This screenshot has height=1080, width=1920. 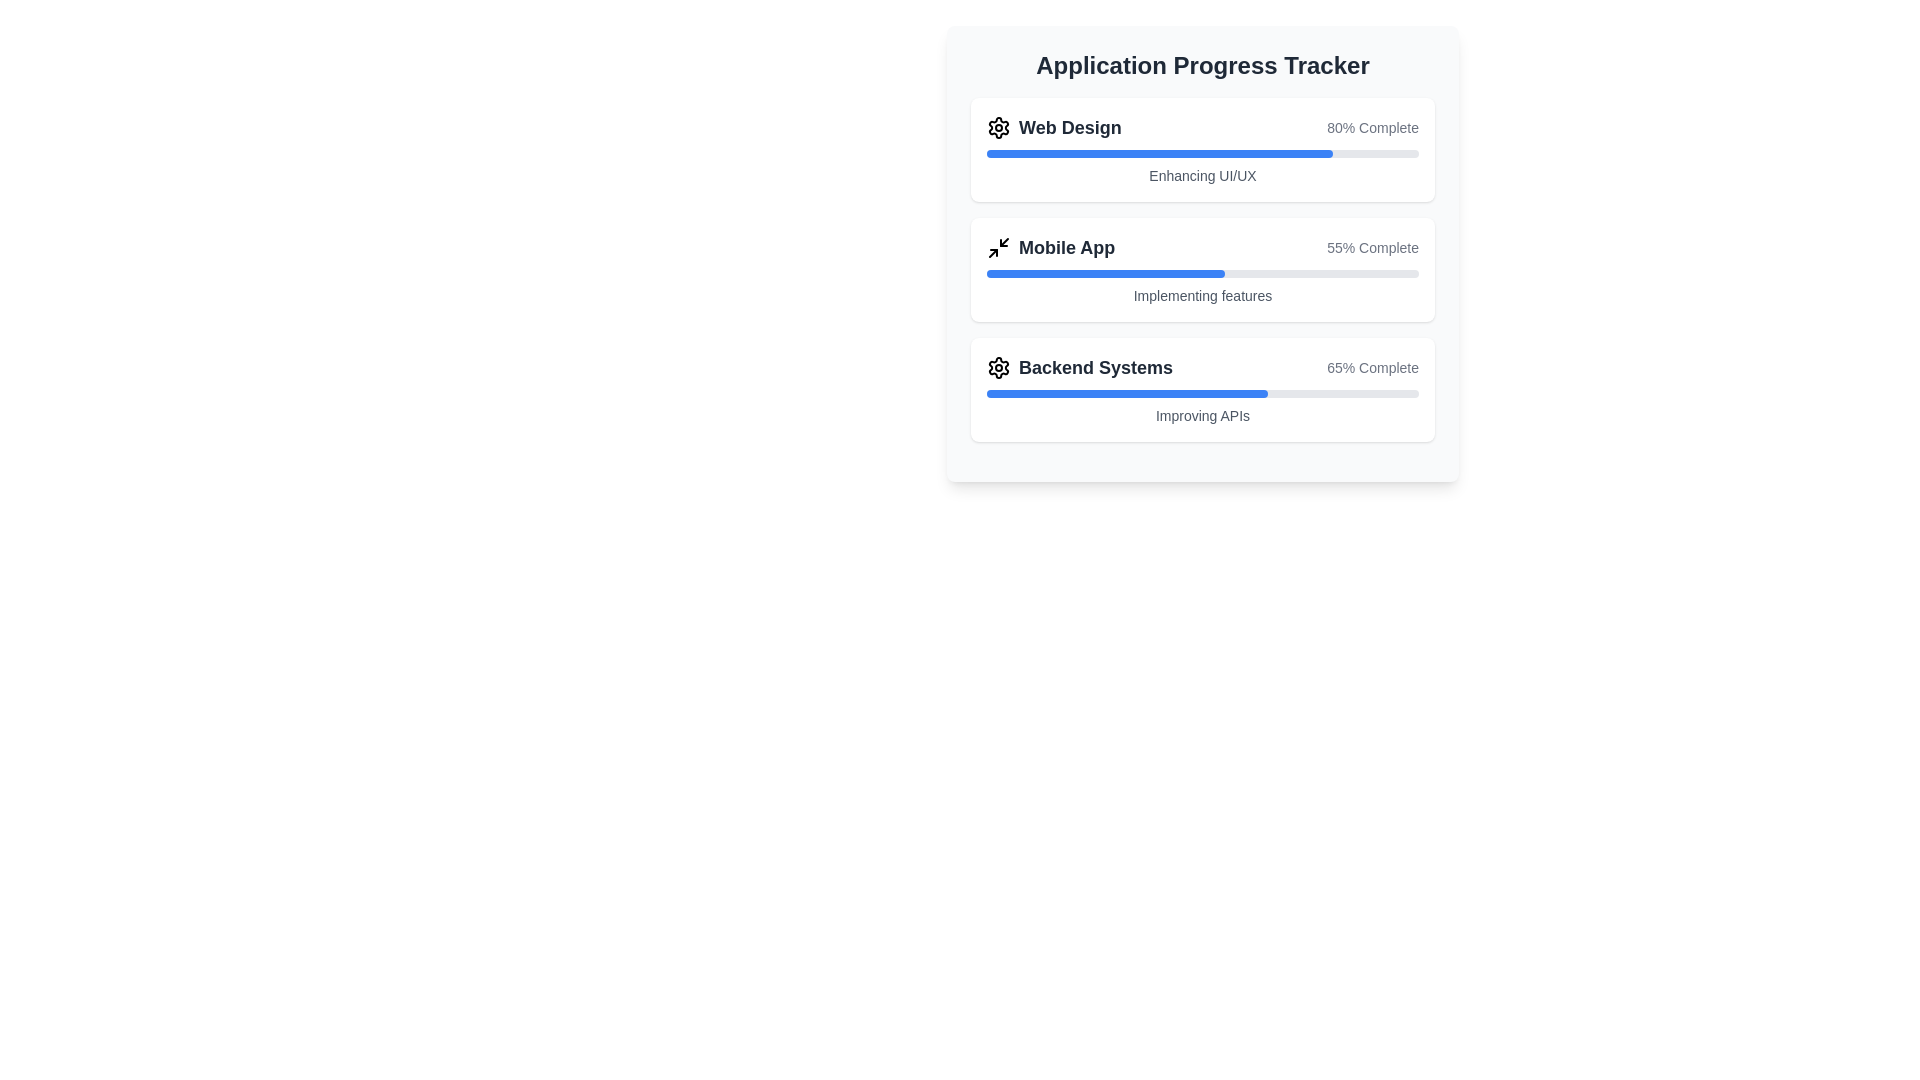 What do you see at coordinates (1159, 153) in the screenshot?
I see `the blue-colored, rounded progress bar indicating 80% progress in the Web Design section of the progress tracker interface` at bounding box center [1159, 153].